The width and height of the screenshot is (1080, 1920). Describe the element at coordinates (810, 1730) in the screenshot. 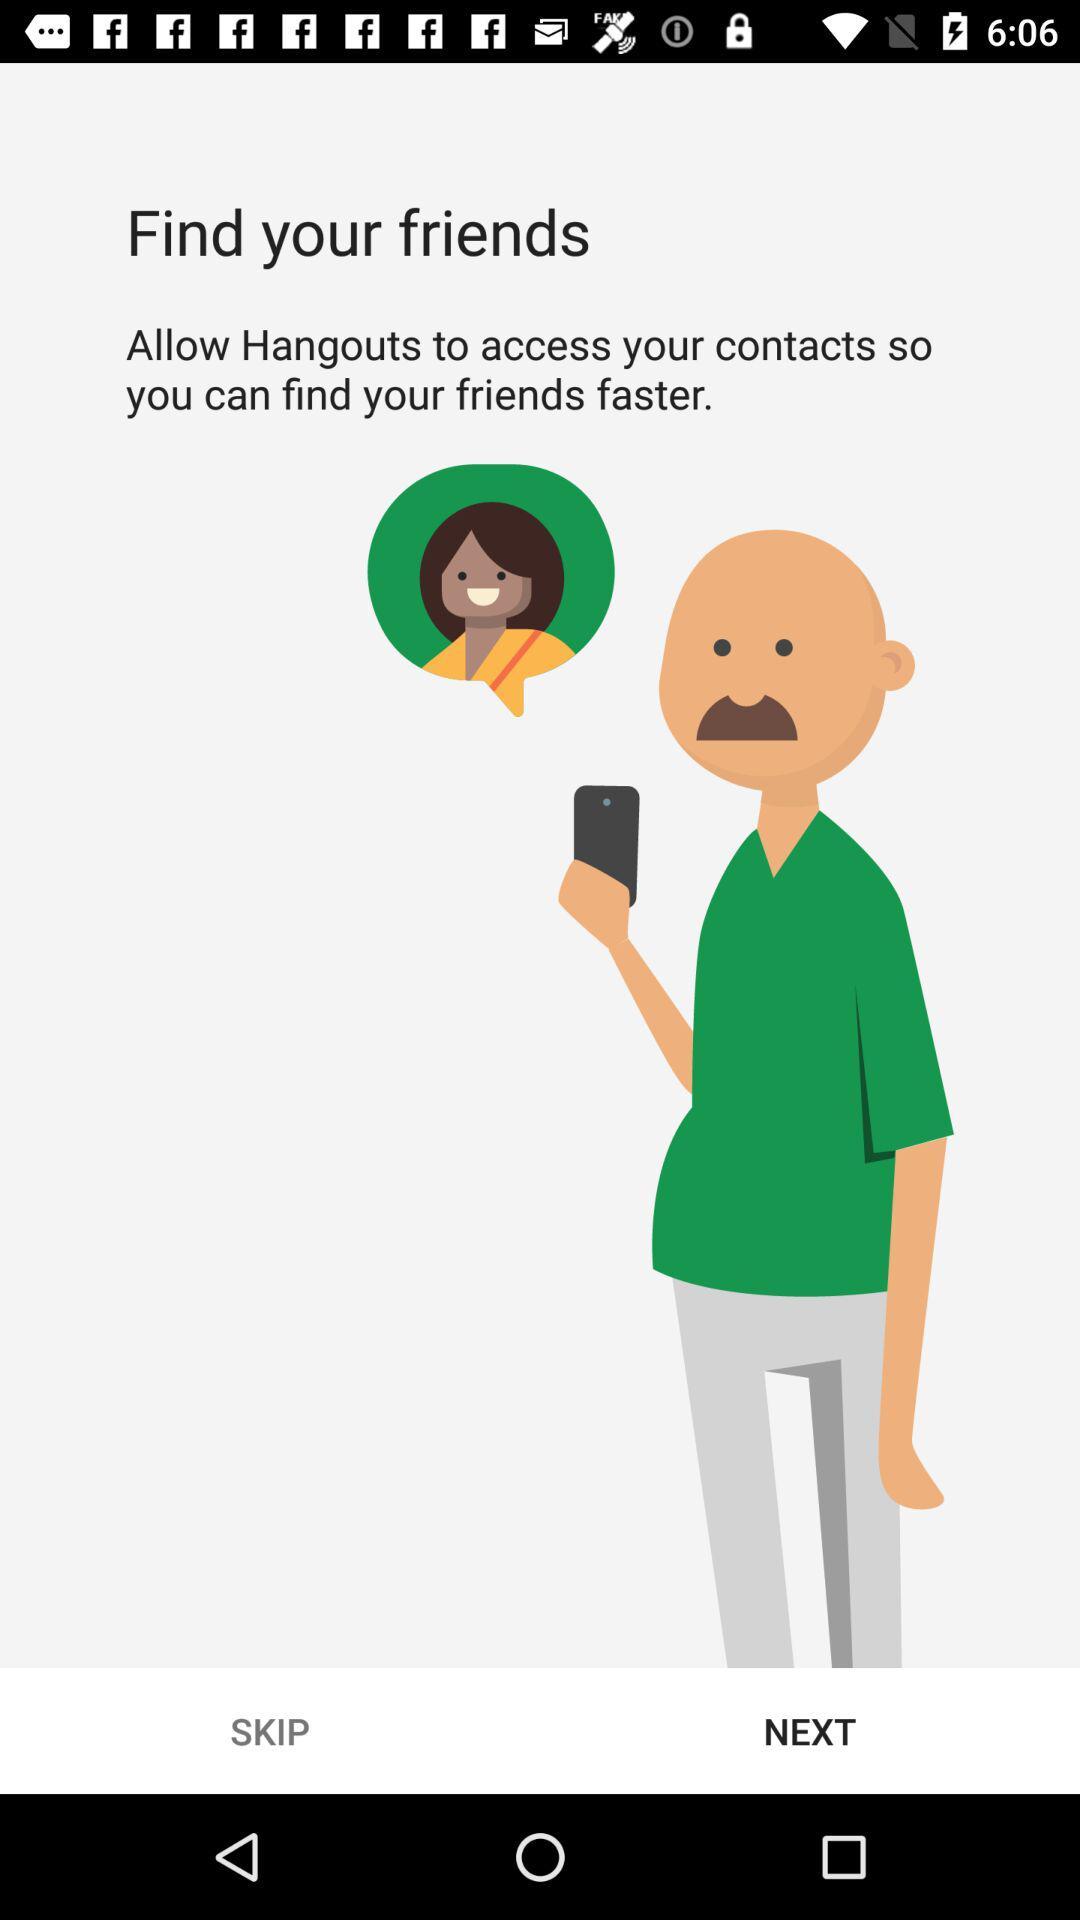

I see `the next icon` at that location.